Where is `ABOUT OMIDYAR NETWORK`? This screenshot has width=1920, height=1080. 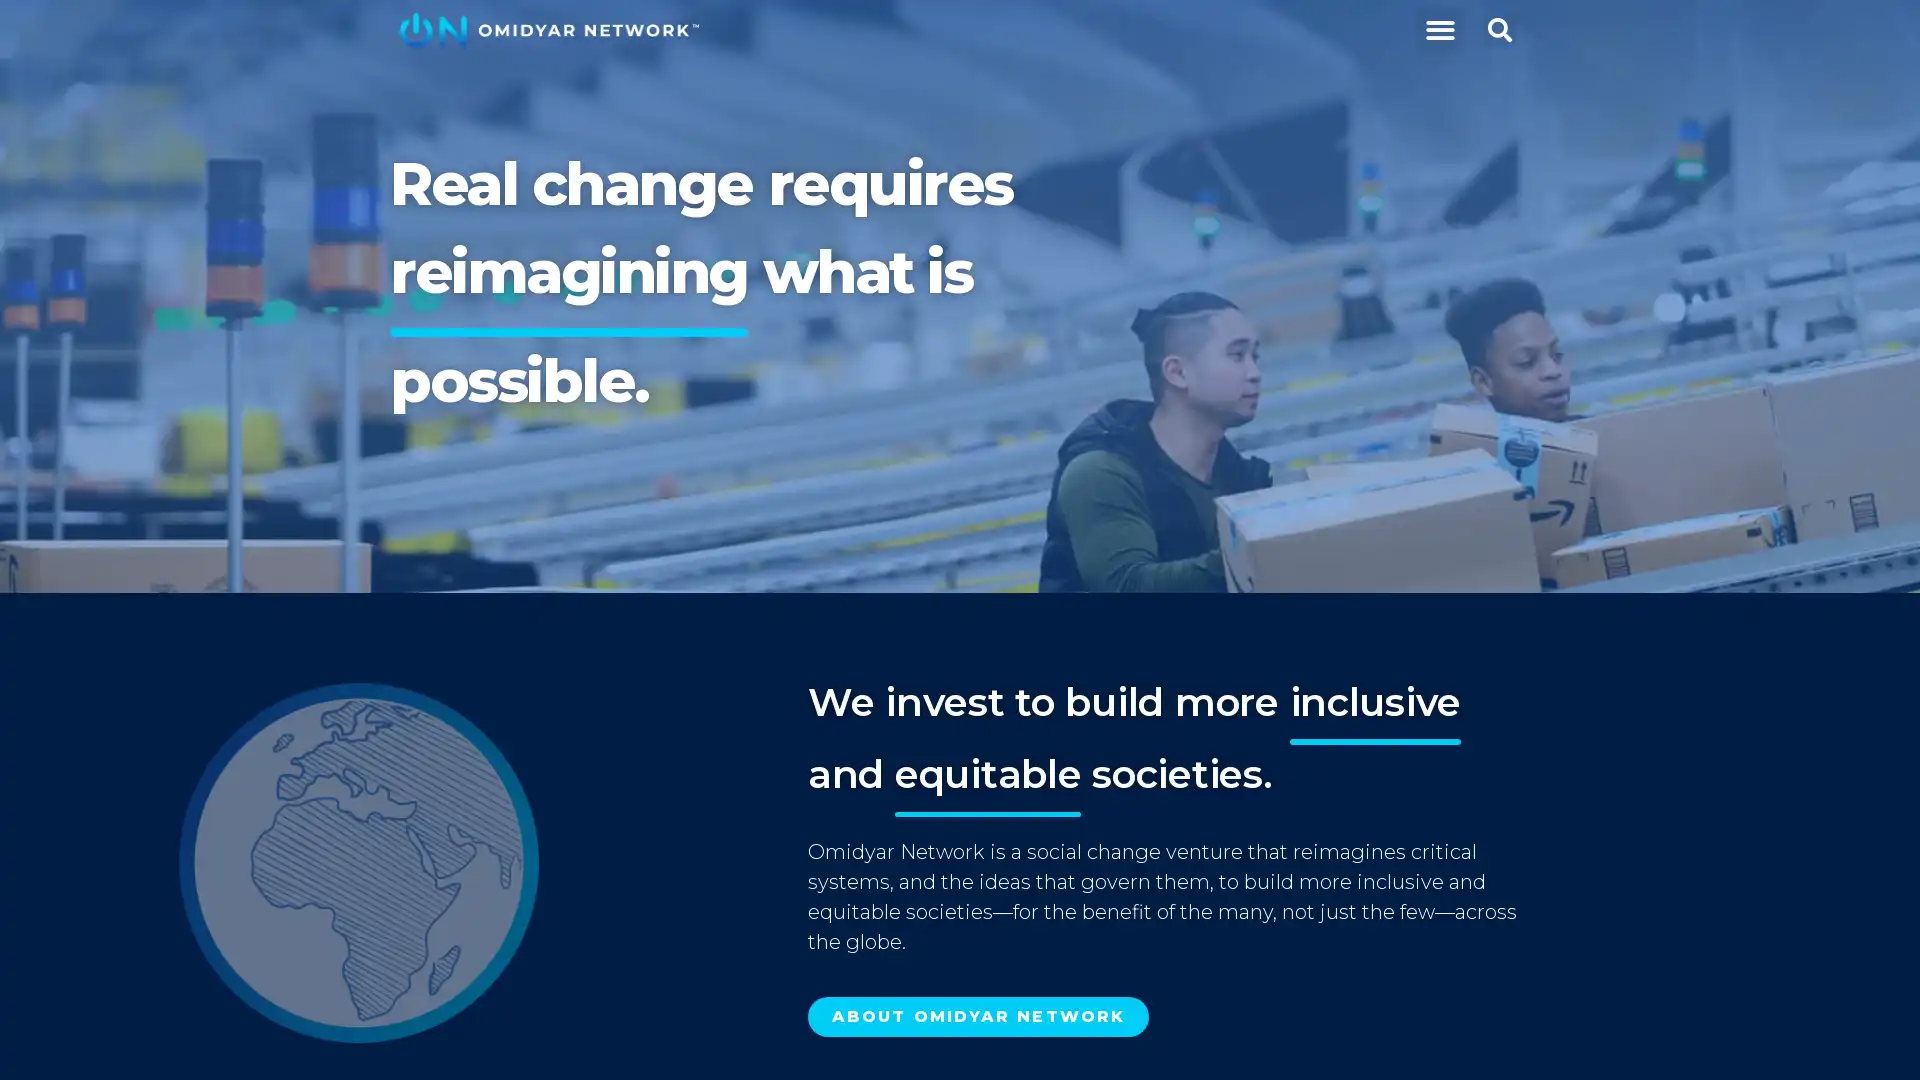 ABOUT OMIDYAR NETWORK is located at coordinates (978, 1017).